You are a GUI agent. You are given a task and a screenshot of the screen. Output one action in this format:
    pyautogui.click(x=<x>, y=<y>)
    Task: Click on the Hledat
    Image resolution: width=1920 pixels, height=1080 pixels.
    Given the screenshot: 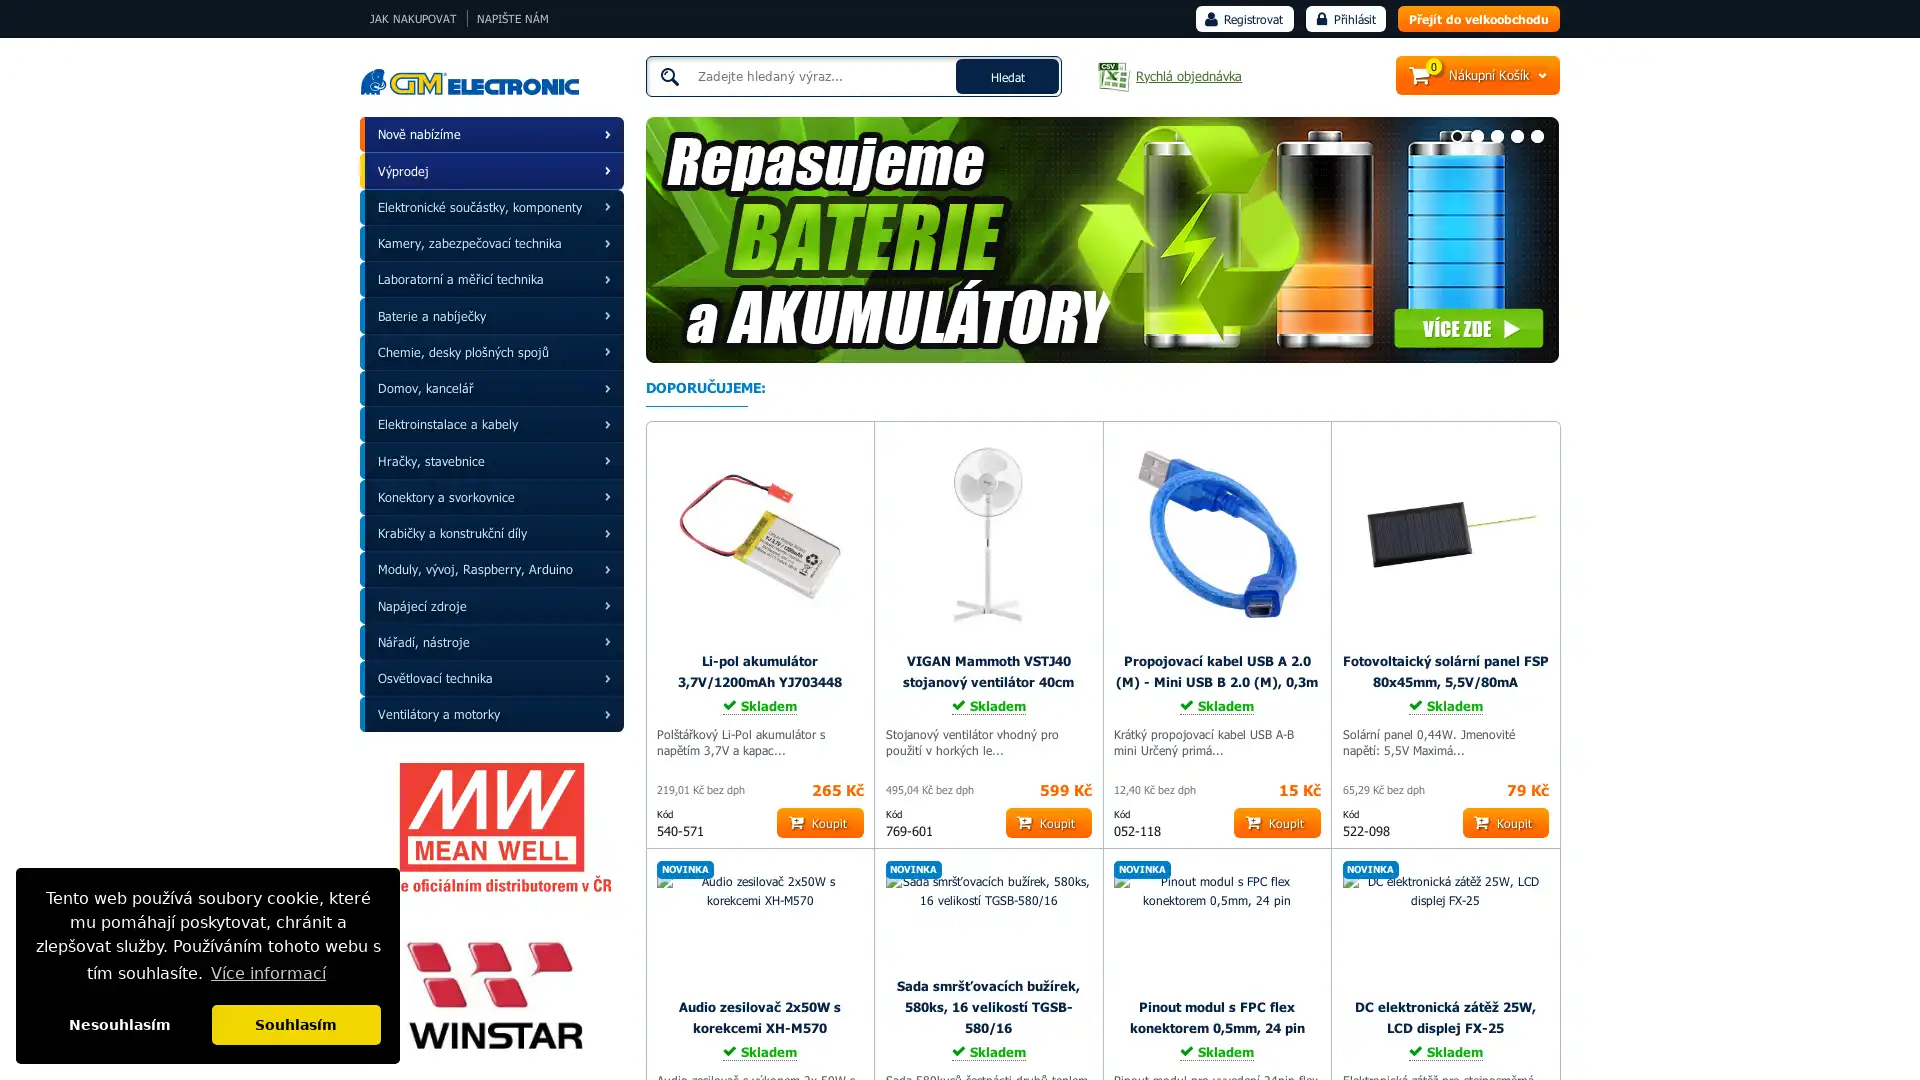 What is the action you would take?
    pyautogui.click(x=1007, y=74)
    